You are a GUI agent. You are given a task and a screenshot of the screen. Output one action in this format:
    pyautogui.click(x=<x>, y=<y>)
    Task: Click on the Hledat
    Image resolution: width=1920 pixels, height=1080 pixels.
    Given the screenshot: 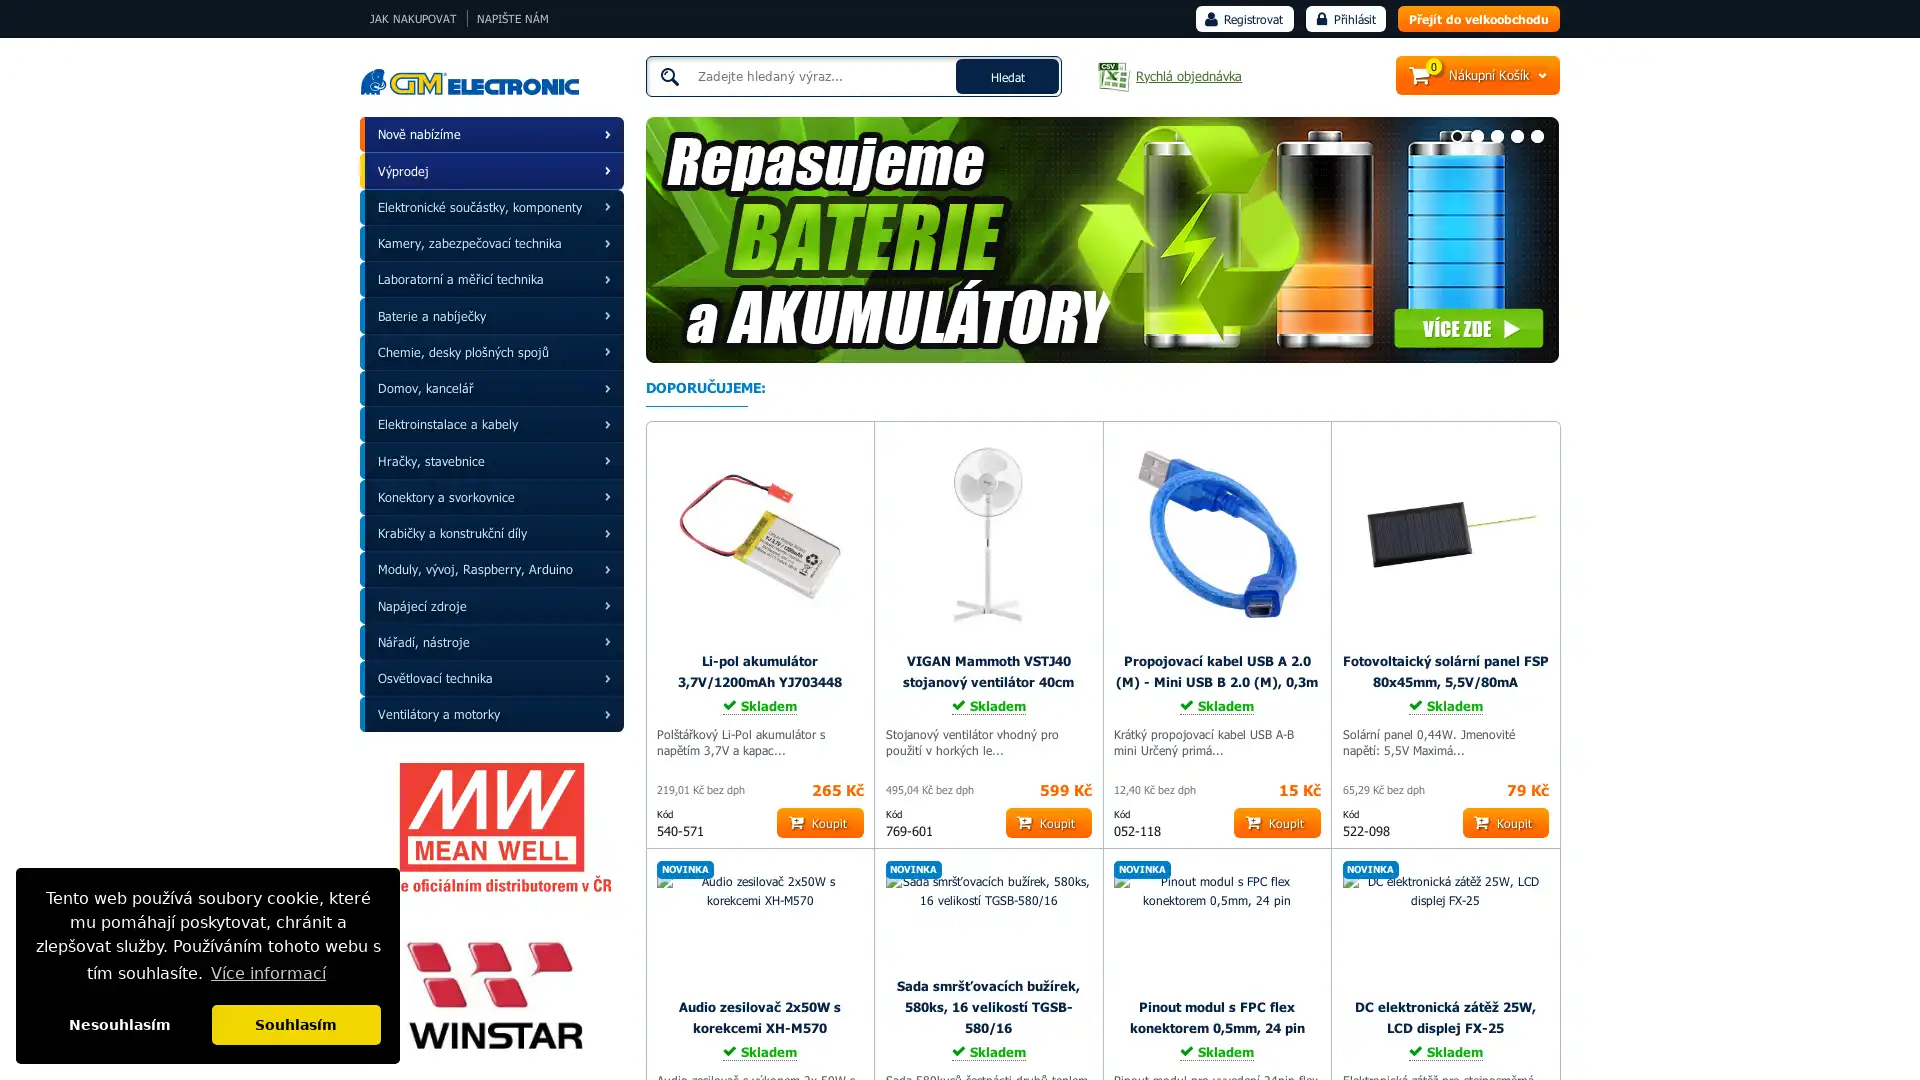 What is the action you would take?
    pyautogui.click(x=1007, y=74)
    